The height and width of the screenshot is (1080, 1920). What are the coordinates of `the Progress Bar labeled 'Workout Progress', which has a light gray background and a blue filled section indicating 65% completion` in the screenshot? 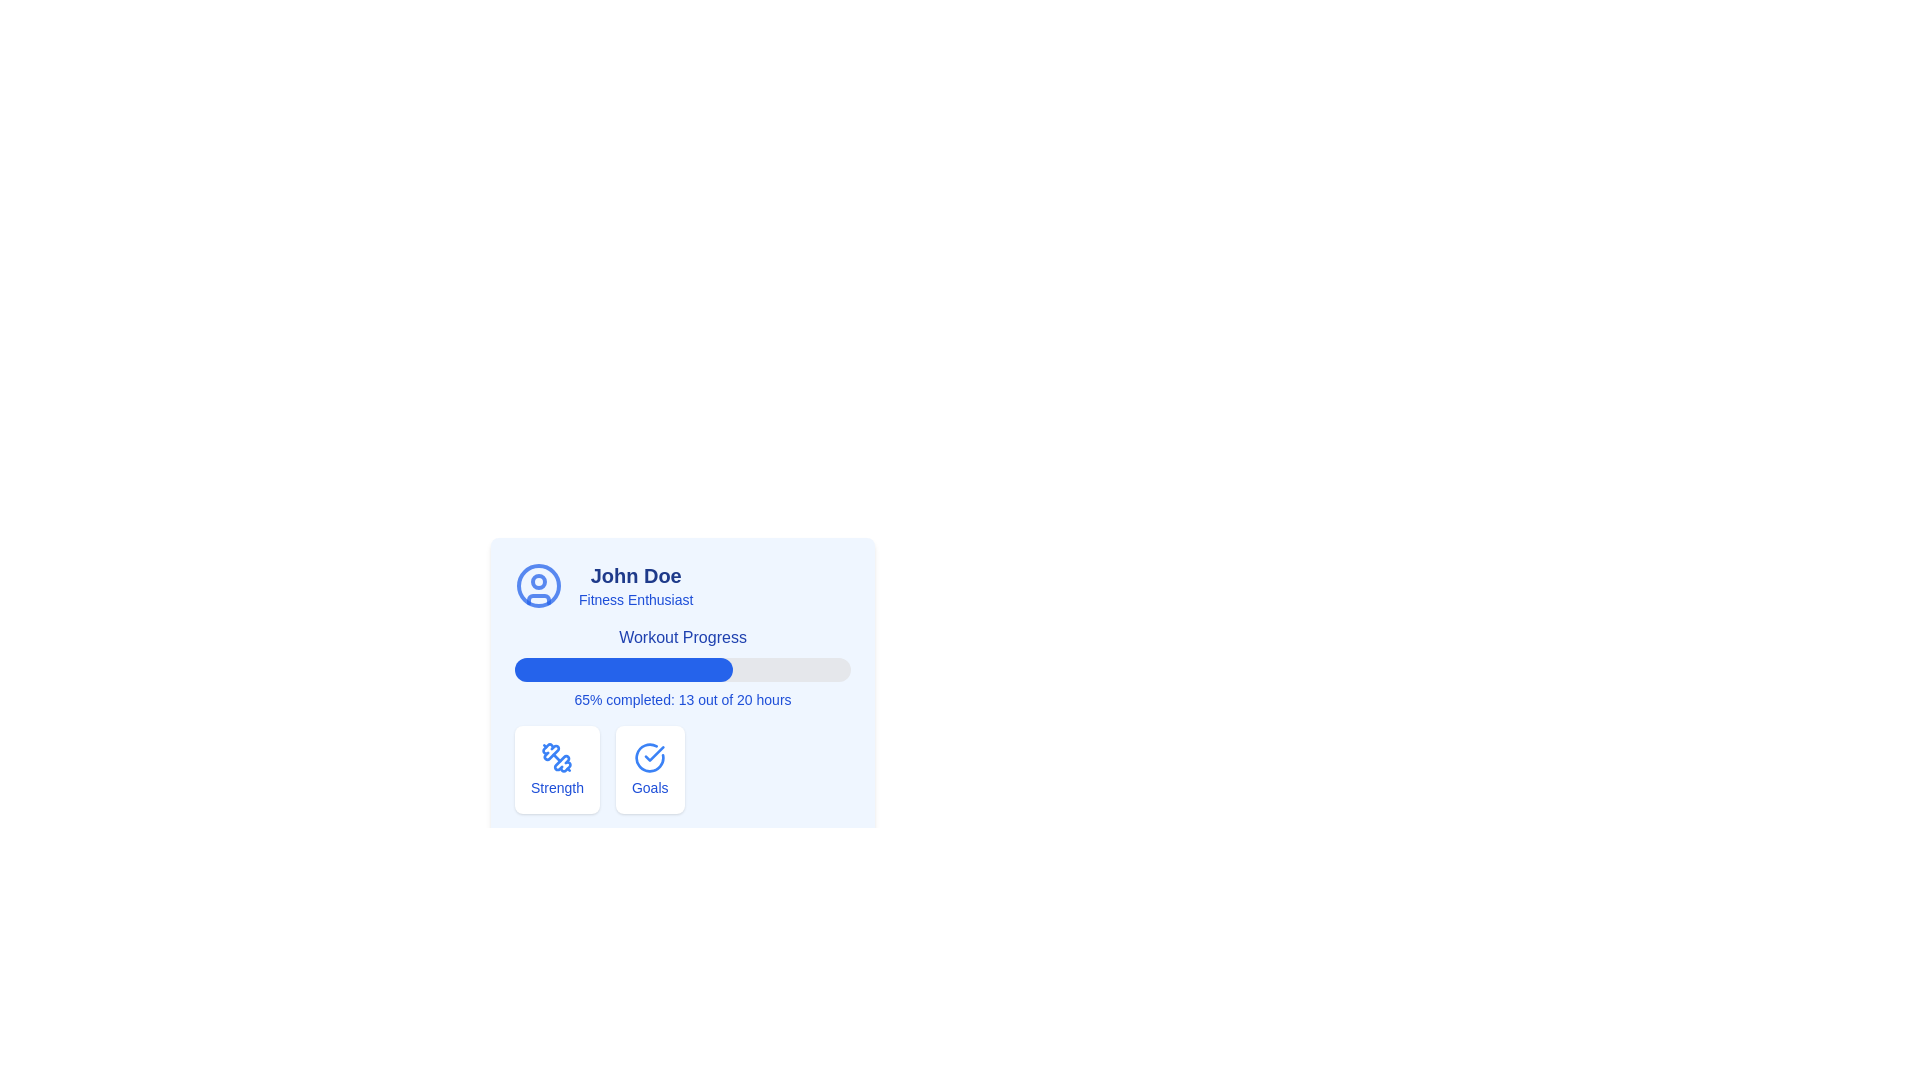 It's located at (682, 667).